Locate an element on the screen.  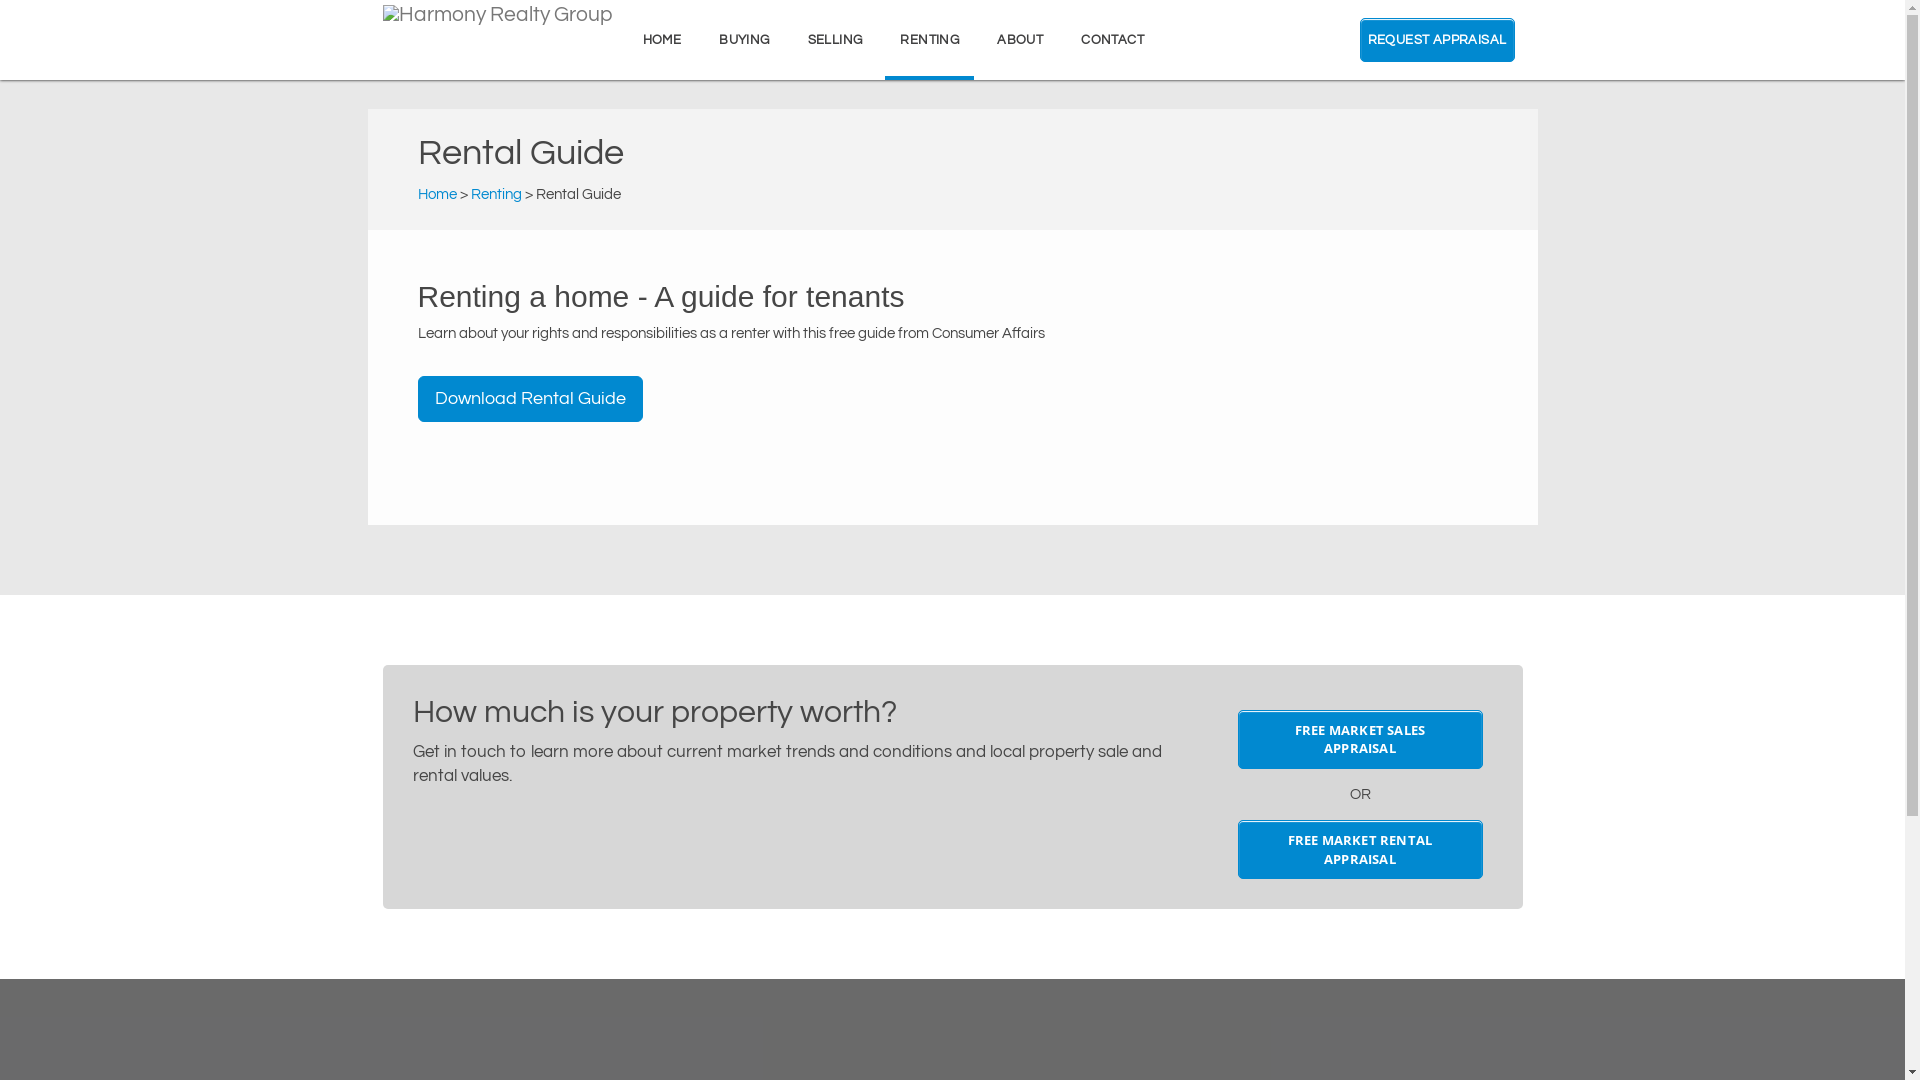
'RENTING' is located at coordinates (883, 39).